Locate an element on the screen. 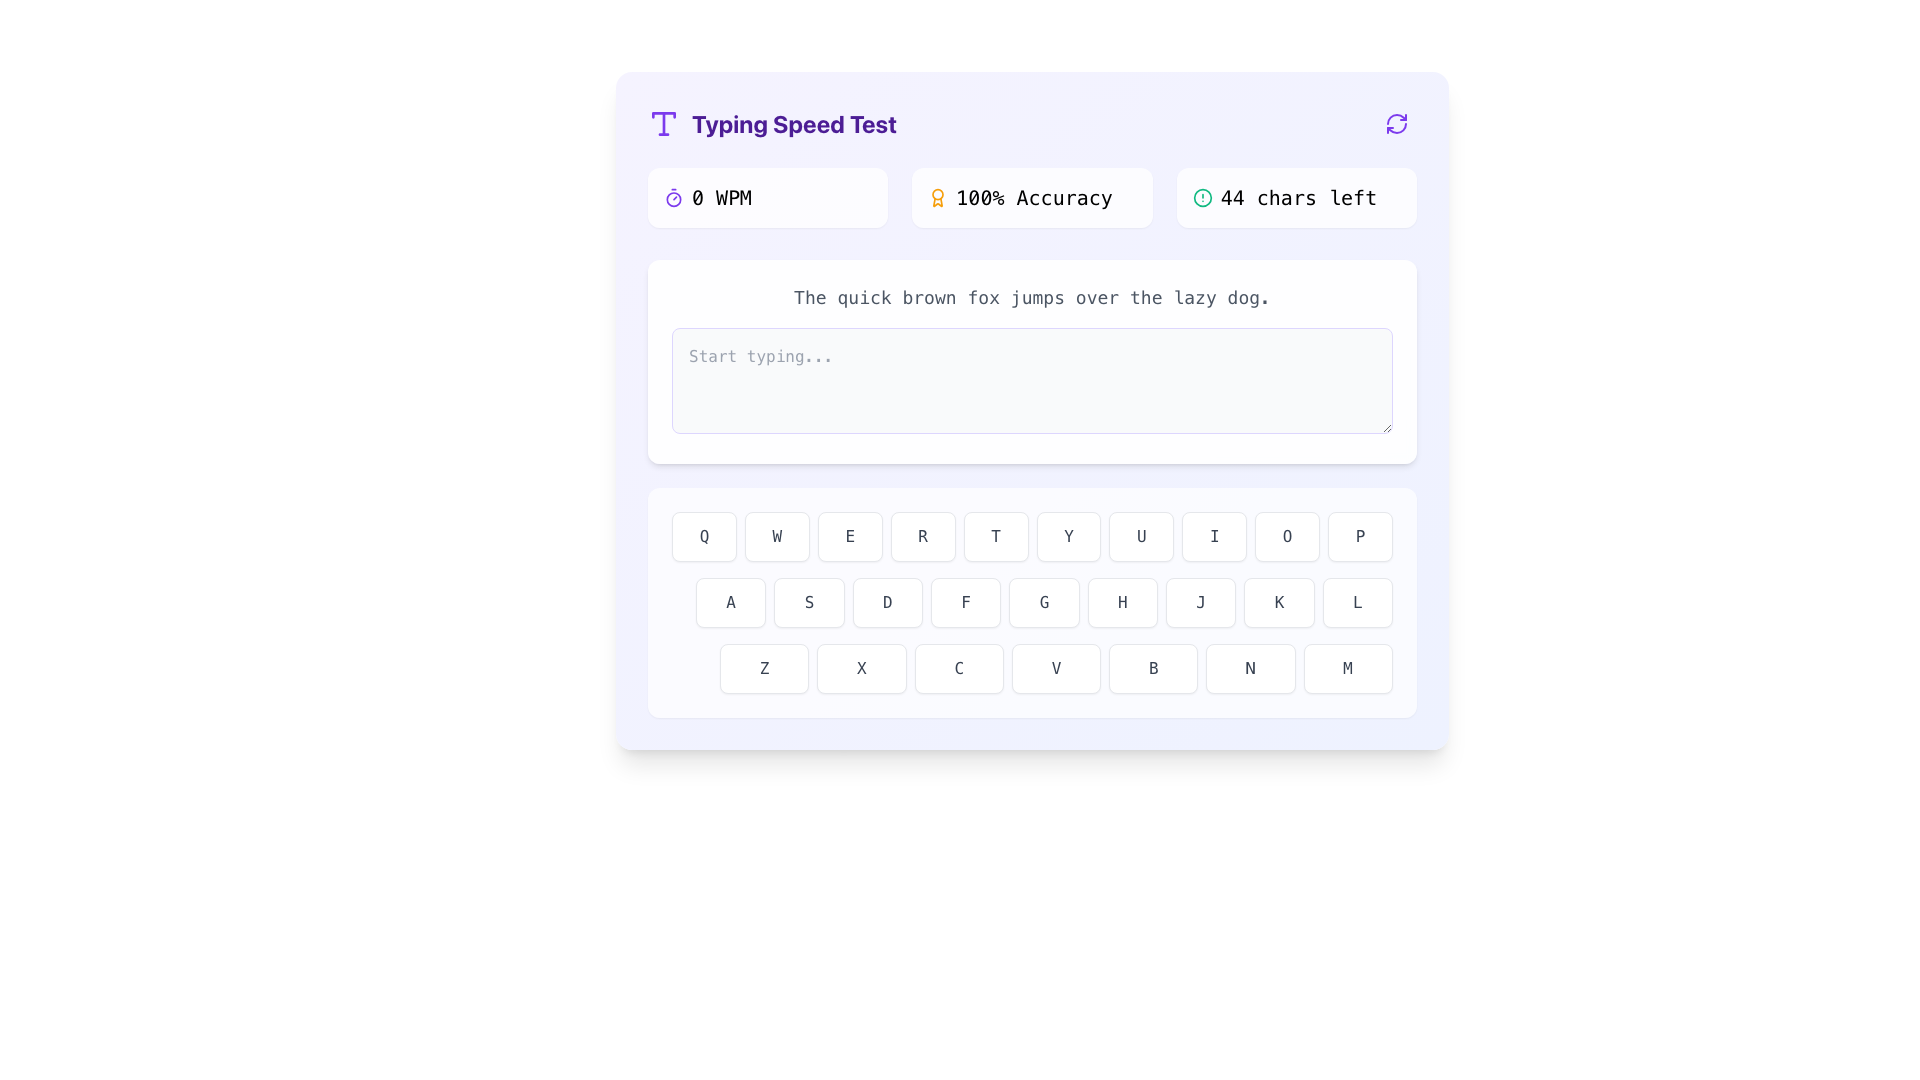 The width and height of the screenshot is (1920, 1080). the 'V' key button on the virtual keyboard to highlight it is located at coordinates (1055, 668).